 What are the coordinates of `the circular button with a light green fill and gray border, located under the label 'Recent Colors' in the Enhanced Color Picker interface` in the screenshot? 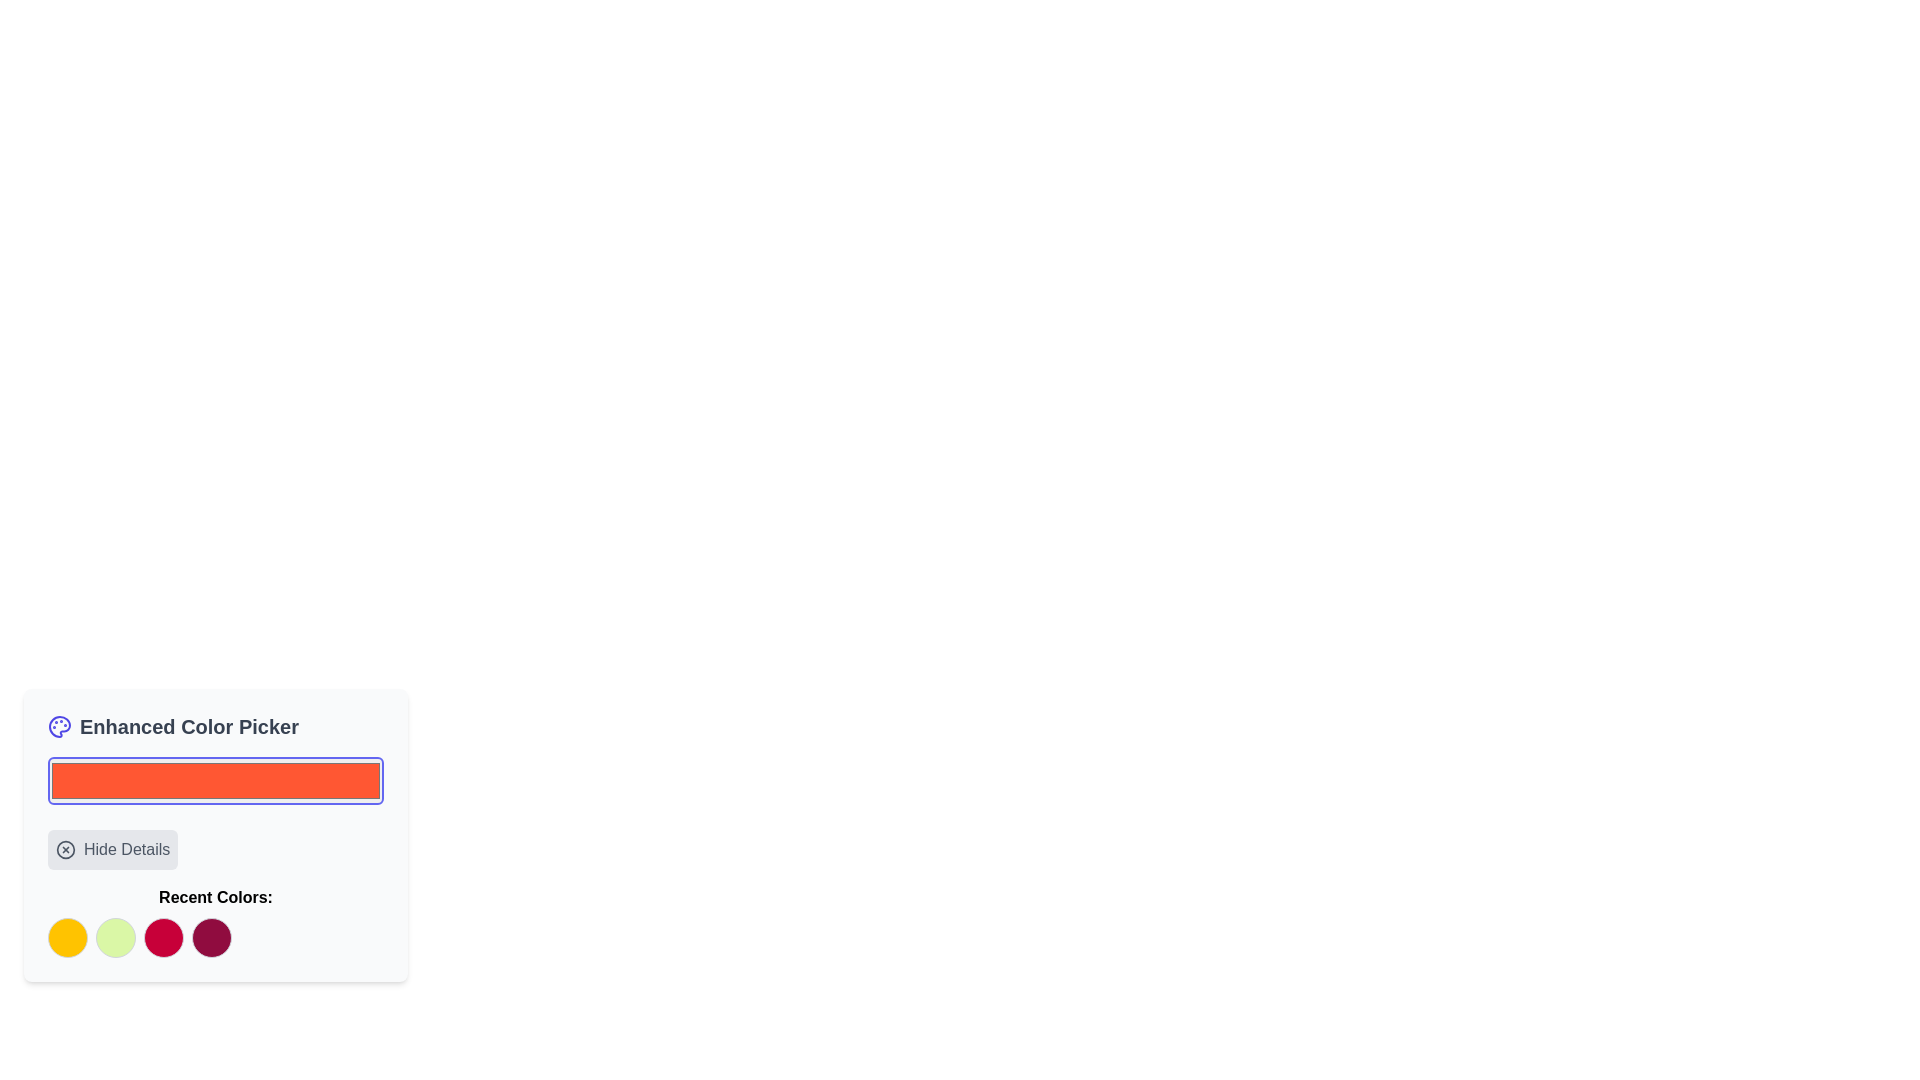 It's located at (114, 937).